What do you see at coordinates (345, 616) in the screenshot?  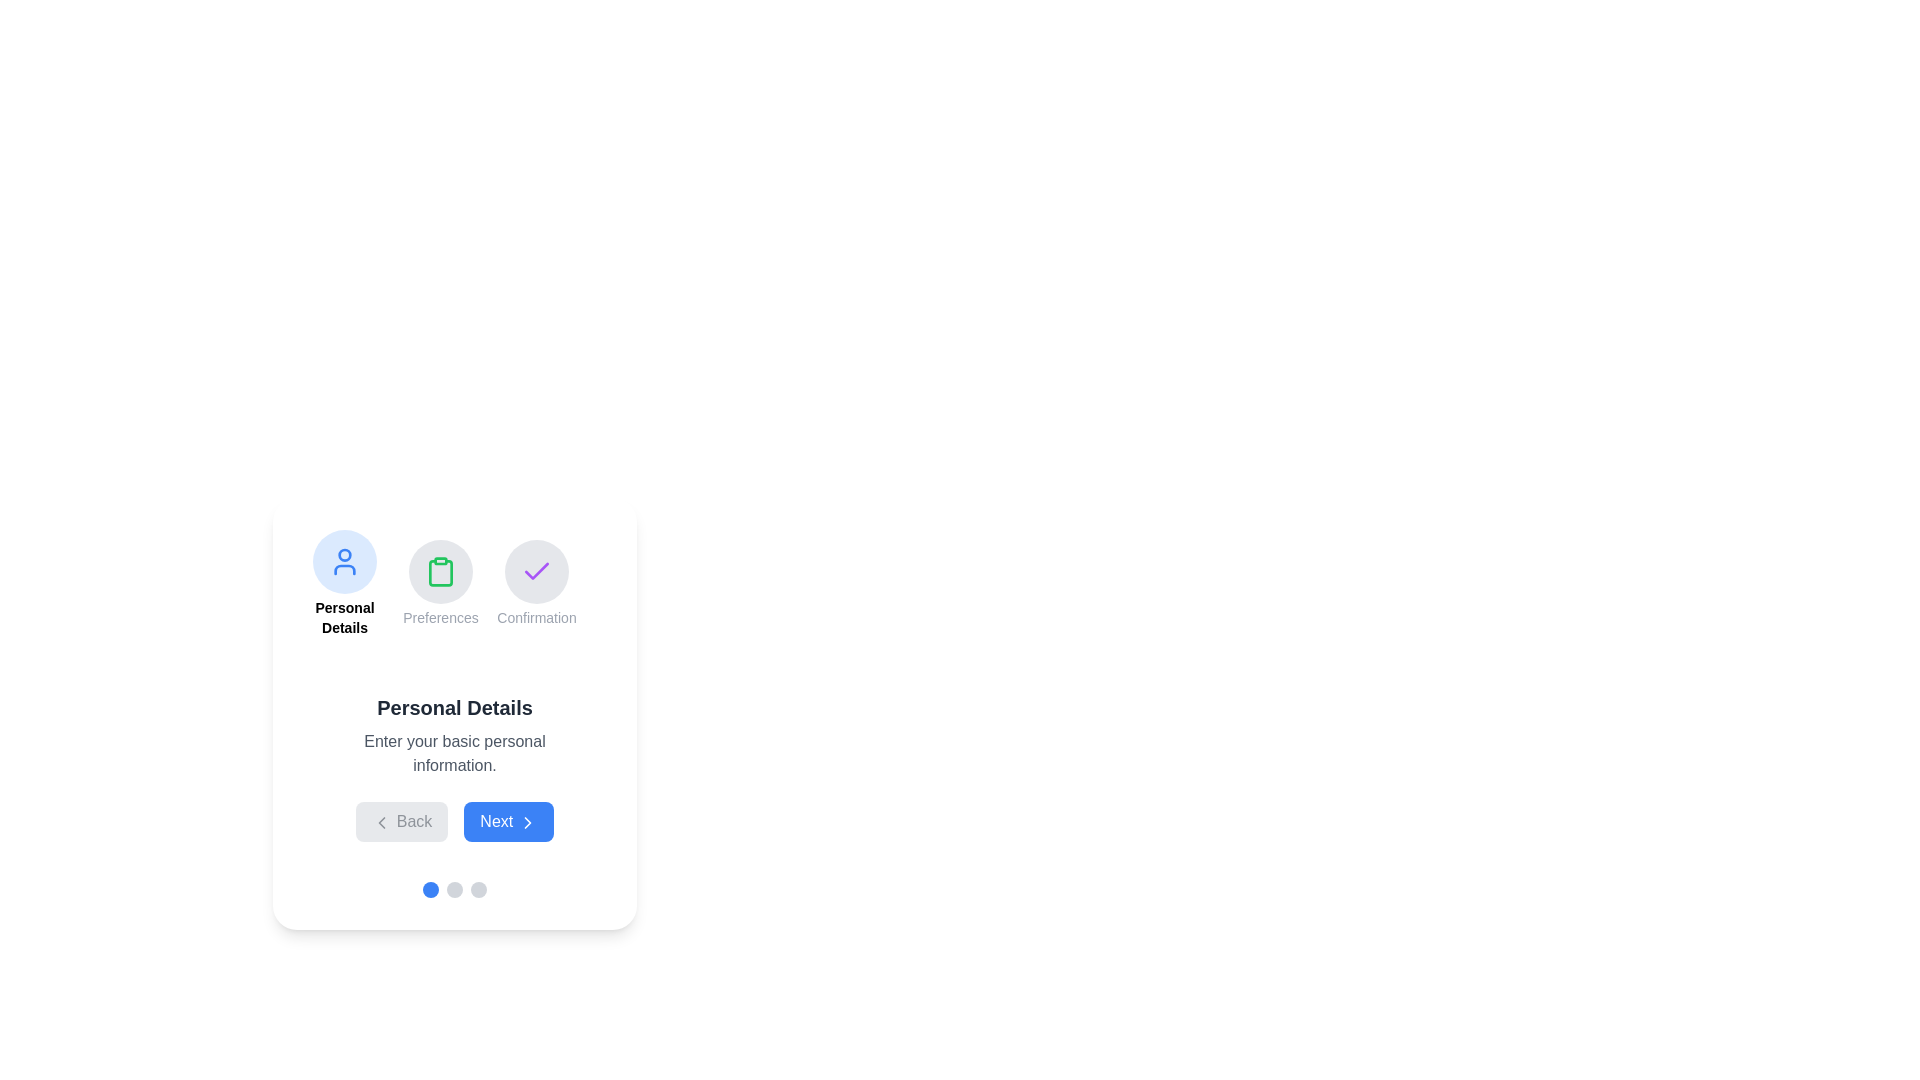 I see `the static text label that indicates the current step for personal details in a multi-step form, positioned below the user icon and at the bottom of its vertical stack` at bounding box center [345, 616].